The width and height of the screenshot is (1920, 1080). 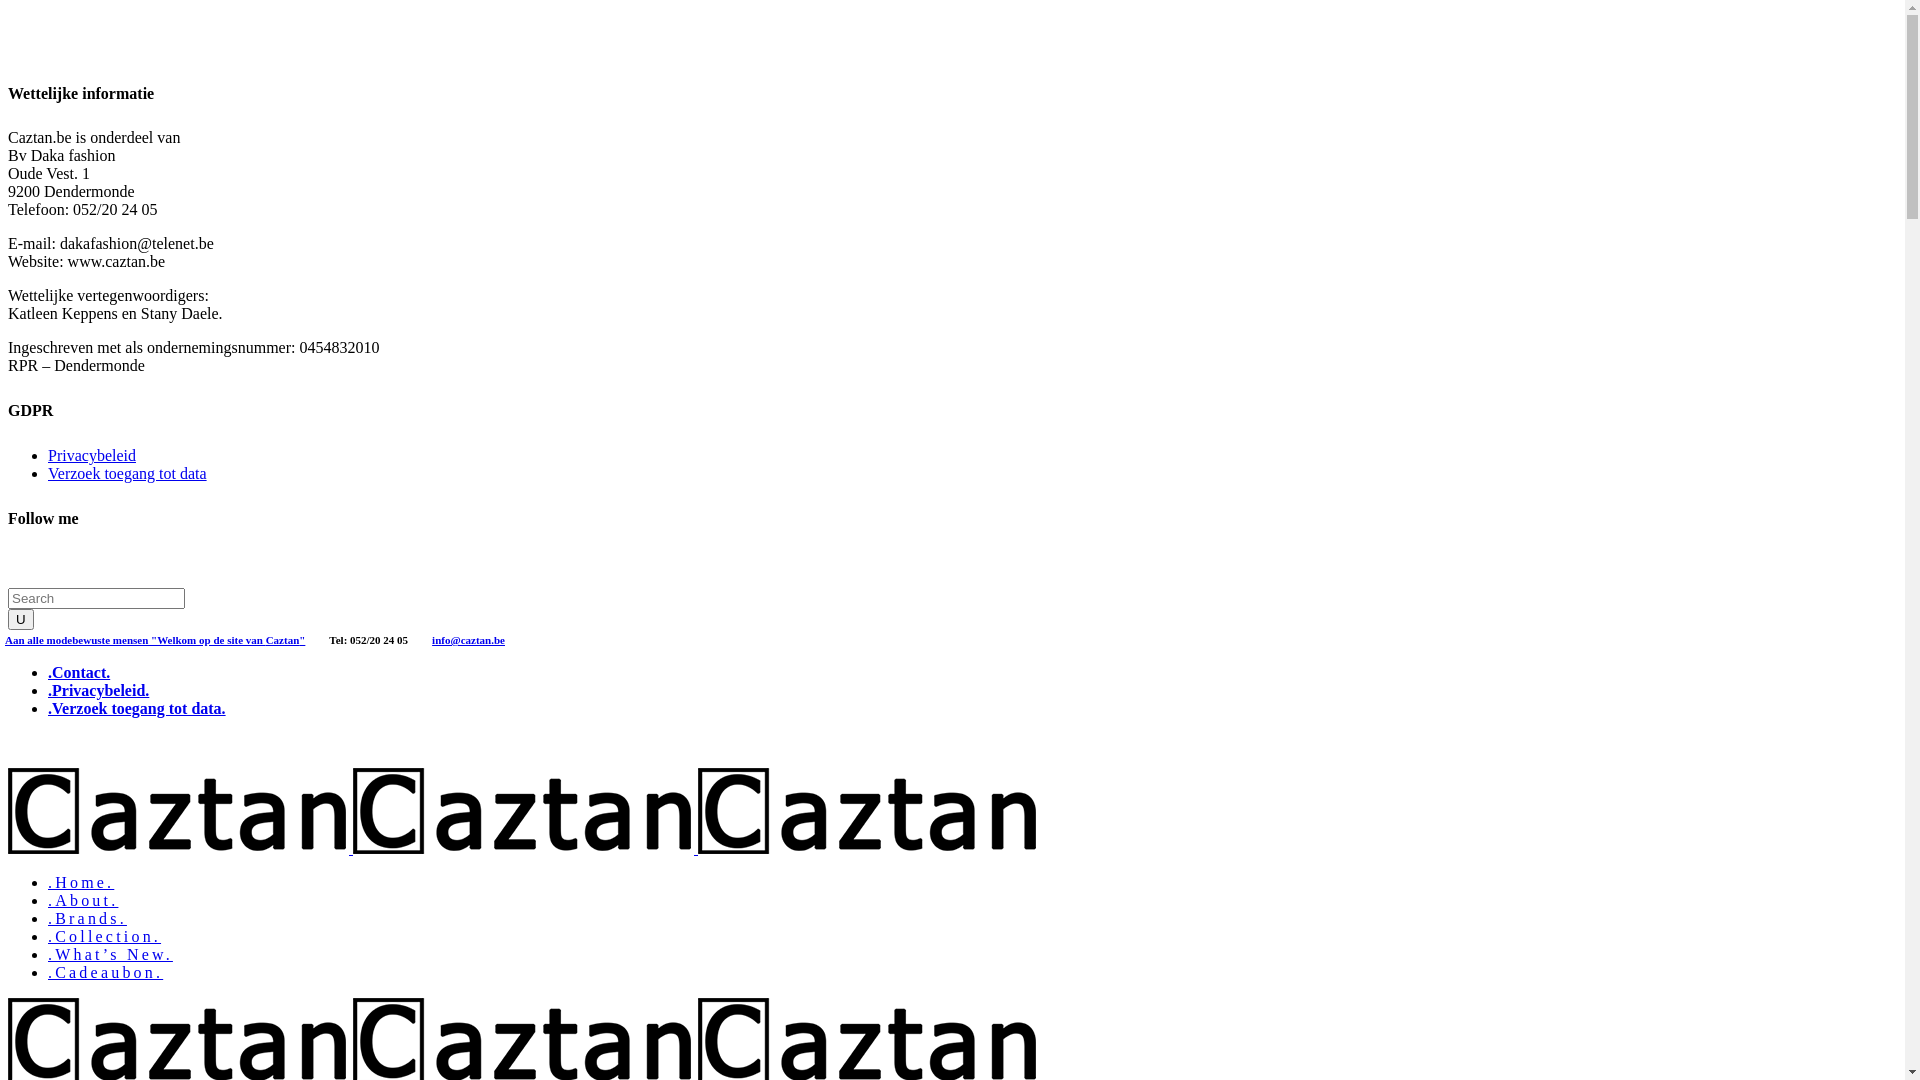 I want to click on '.Cadeaubon.', so click(x=104, y=971).